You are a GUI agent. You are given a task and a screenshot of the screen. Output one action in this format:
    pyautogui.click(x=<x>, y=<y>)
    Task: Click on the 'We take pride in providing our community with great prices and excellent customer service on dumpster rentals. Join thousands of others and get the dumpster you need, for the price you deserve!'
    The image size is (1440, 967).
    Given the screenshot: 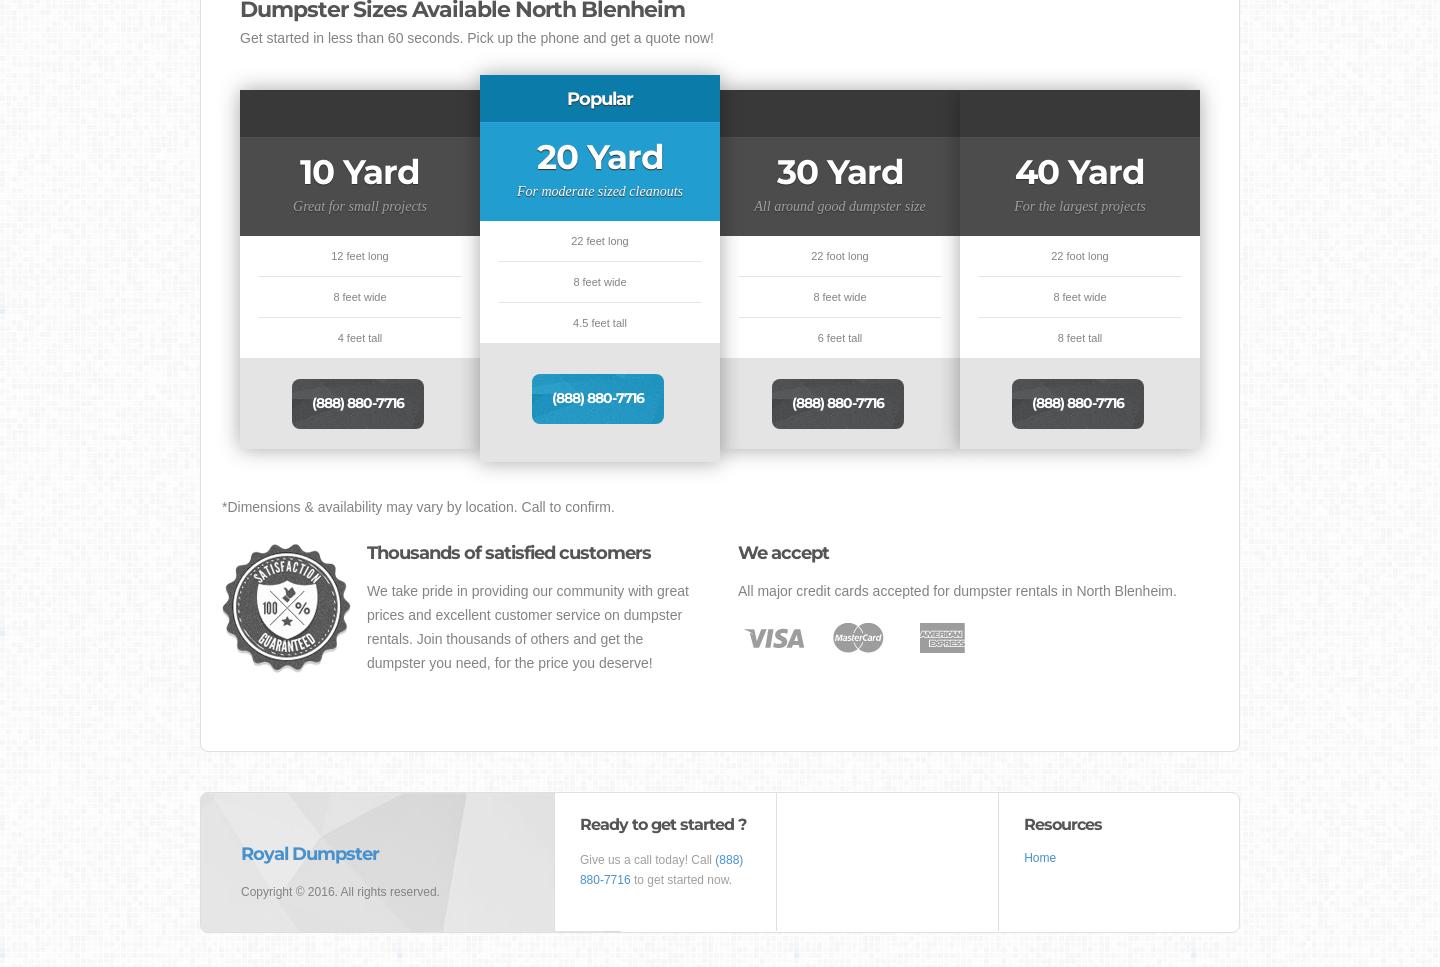 What is the action you would take?
    pyautogui.click(x=366, y=627)
    